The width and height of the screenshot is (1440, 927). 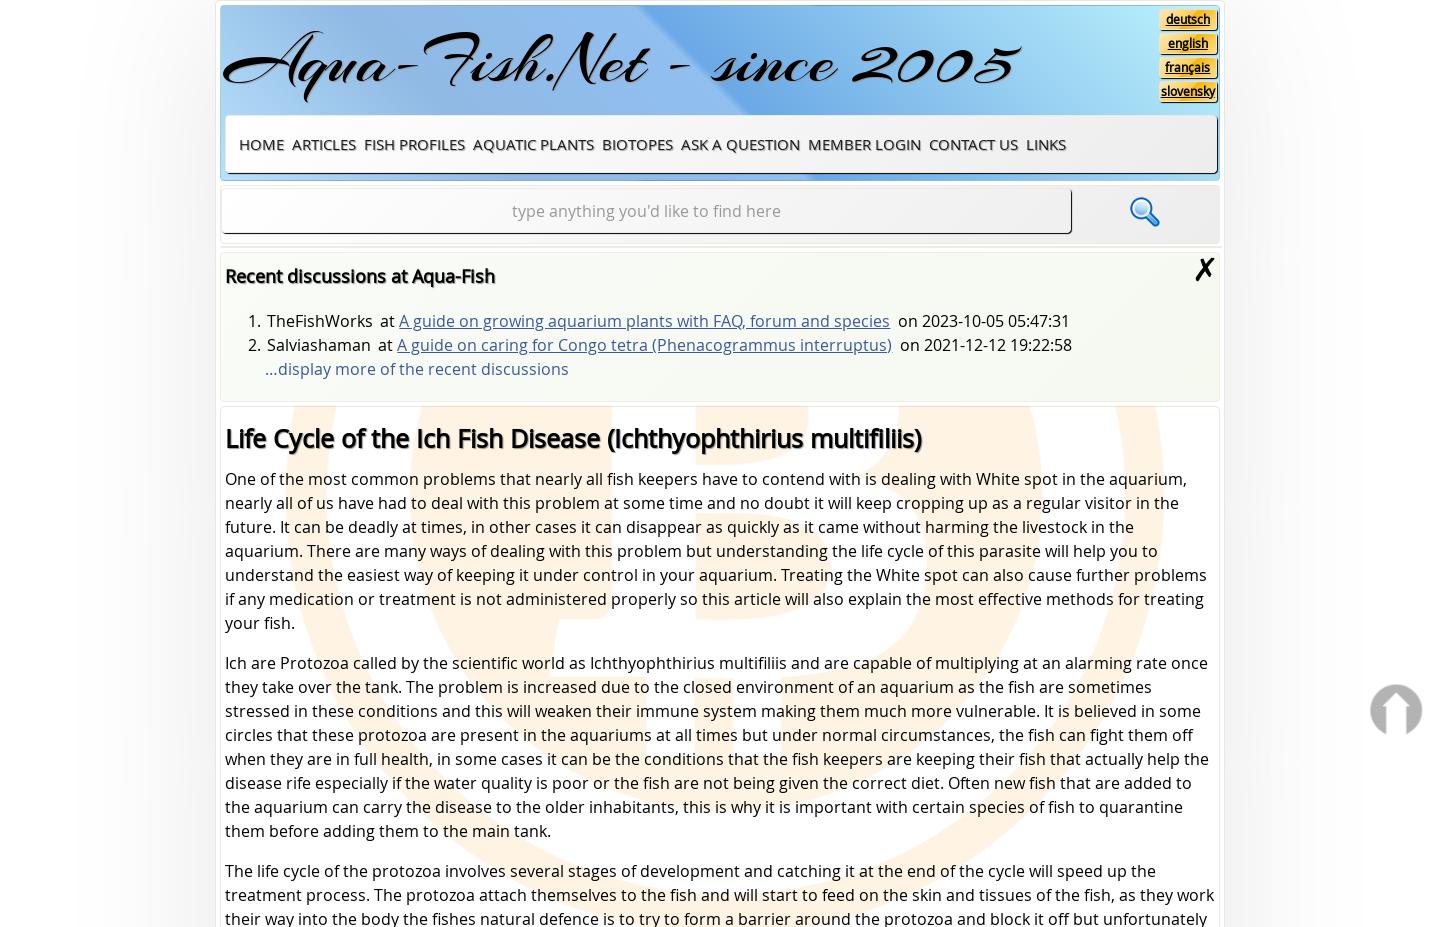 What do you see at coordinates (264, 343) in the screenshot?
I see `'Salviashaman'` at bounding box center [264, 343].